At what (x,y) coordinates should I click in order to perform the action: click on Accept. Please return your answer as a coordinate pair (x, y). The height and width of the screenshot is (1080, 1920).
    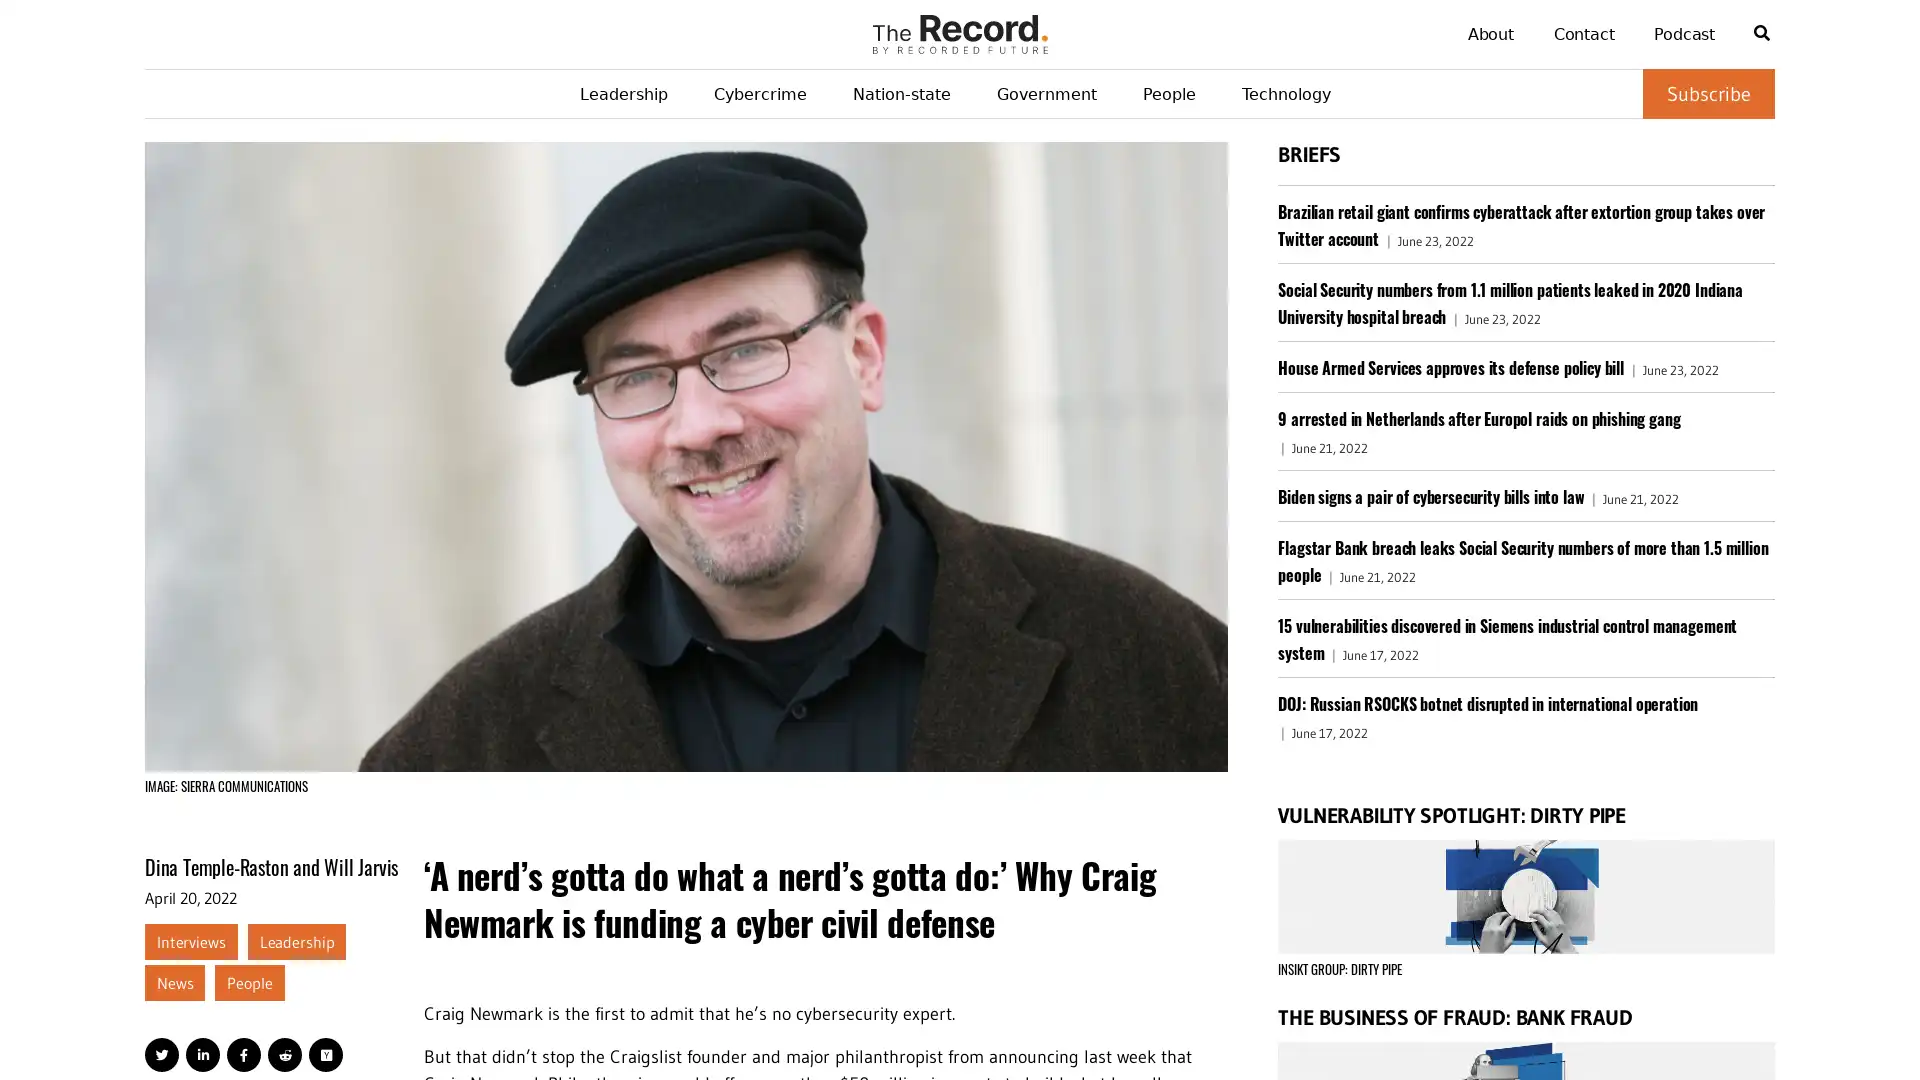
    Looking at the image, I should click on (1850, 1030).